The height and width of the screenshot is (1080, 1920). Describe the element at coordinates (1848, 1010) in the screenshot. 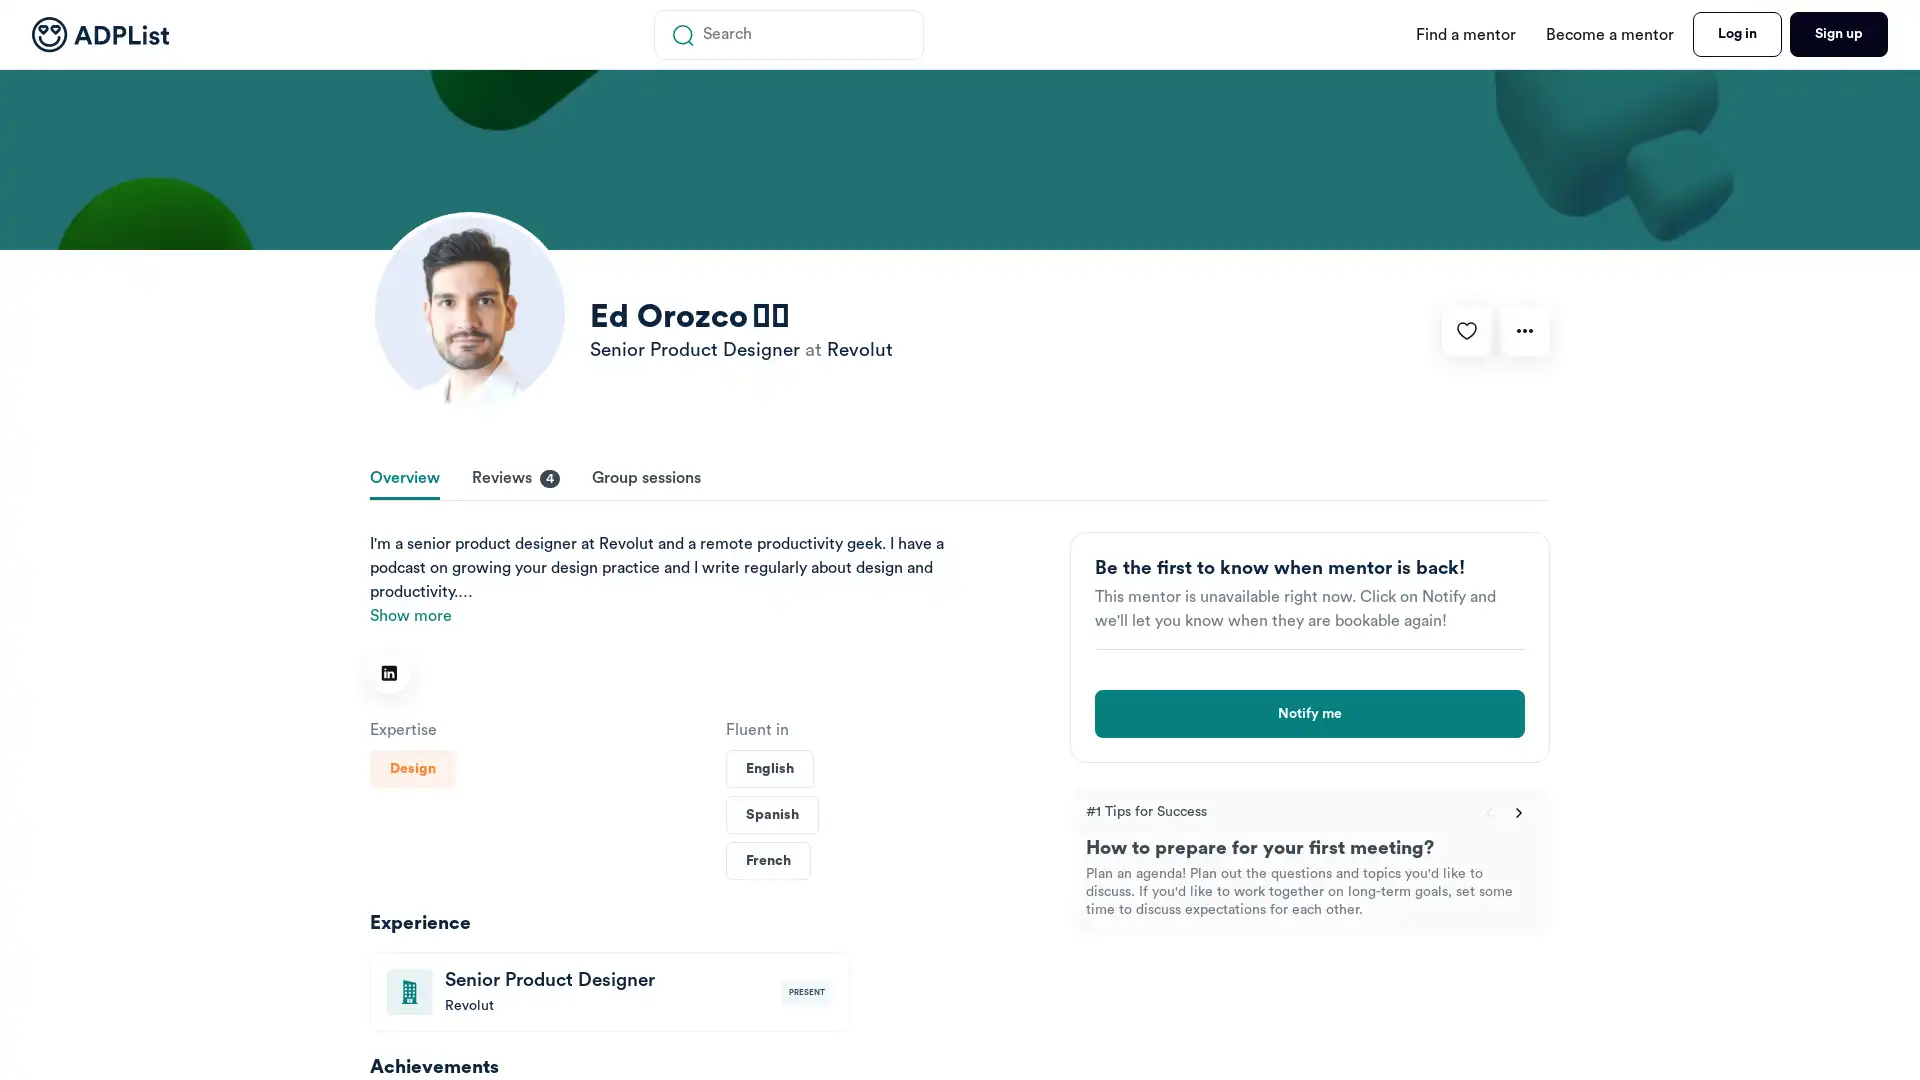

I see `Open Intercom Messenger` at that location.